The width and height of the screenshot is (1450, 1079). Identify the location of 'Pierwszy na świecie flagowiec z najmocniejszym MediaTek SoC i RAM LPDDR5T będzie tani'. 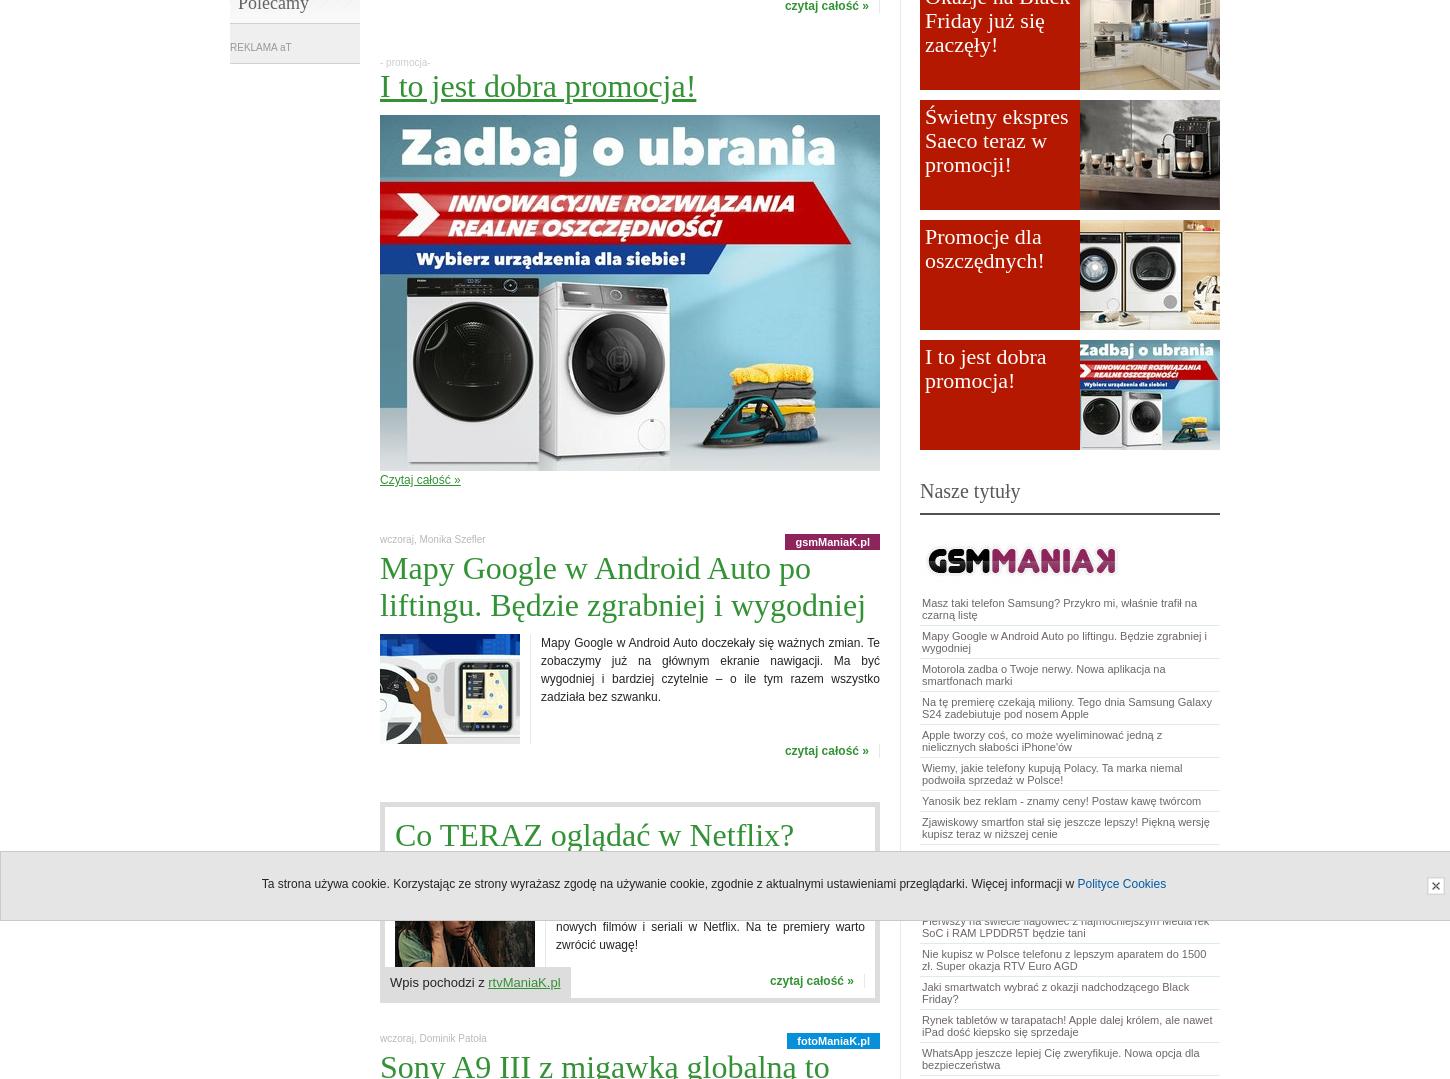
(1065, 926).